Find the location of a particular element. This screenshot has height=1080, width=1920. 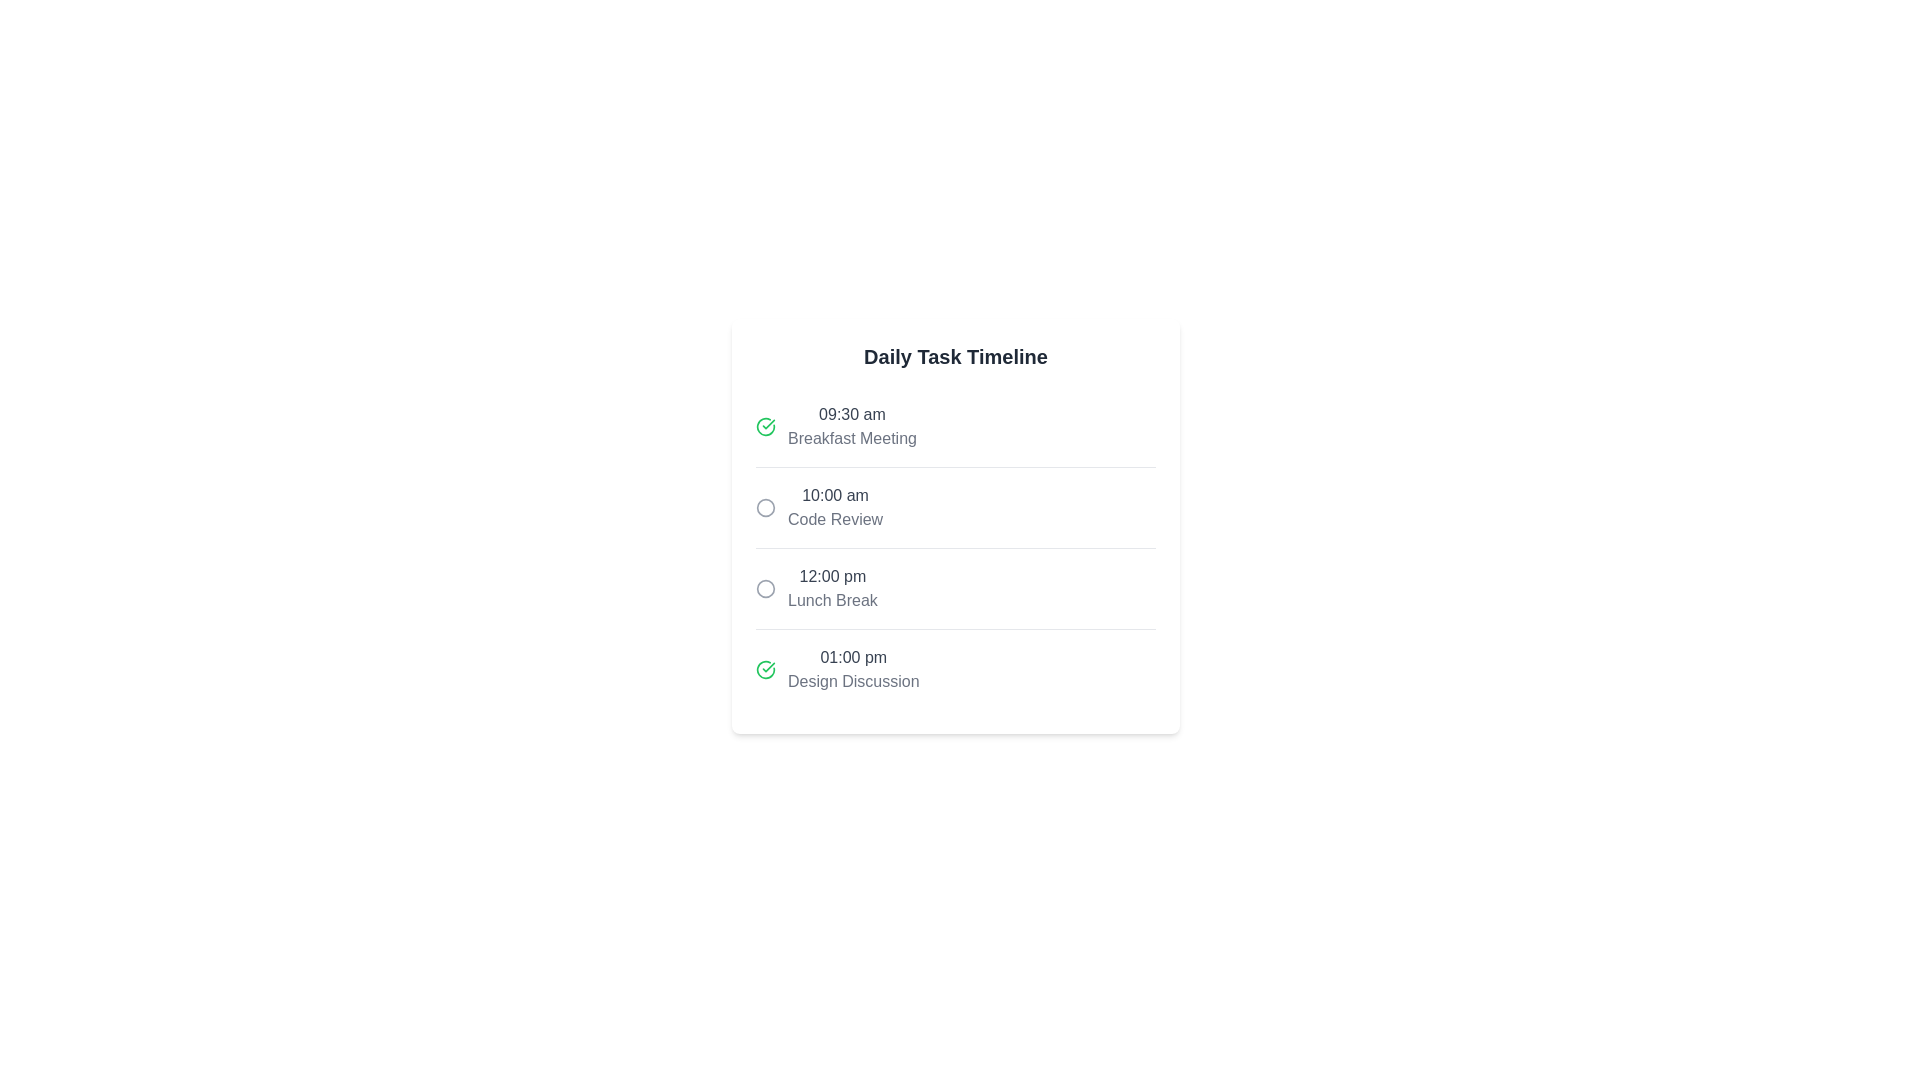

the Text Description Component representing a scheduled event in the timeline, positioned below 'Lunch Break' is located at coordinates (853, 670).